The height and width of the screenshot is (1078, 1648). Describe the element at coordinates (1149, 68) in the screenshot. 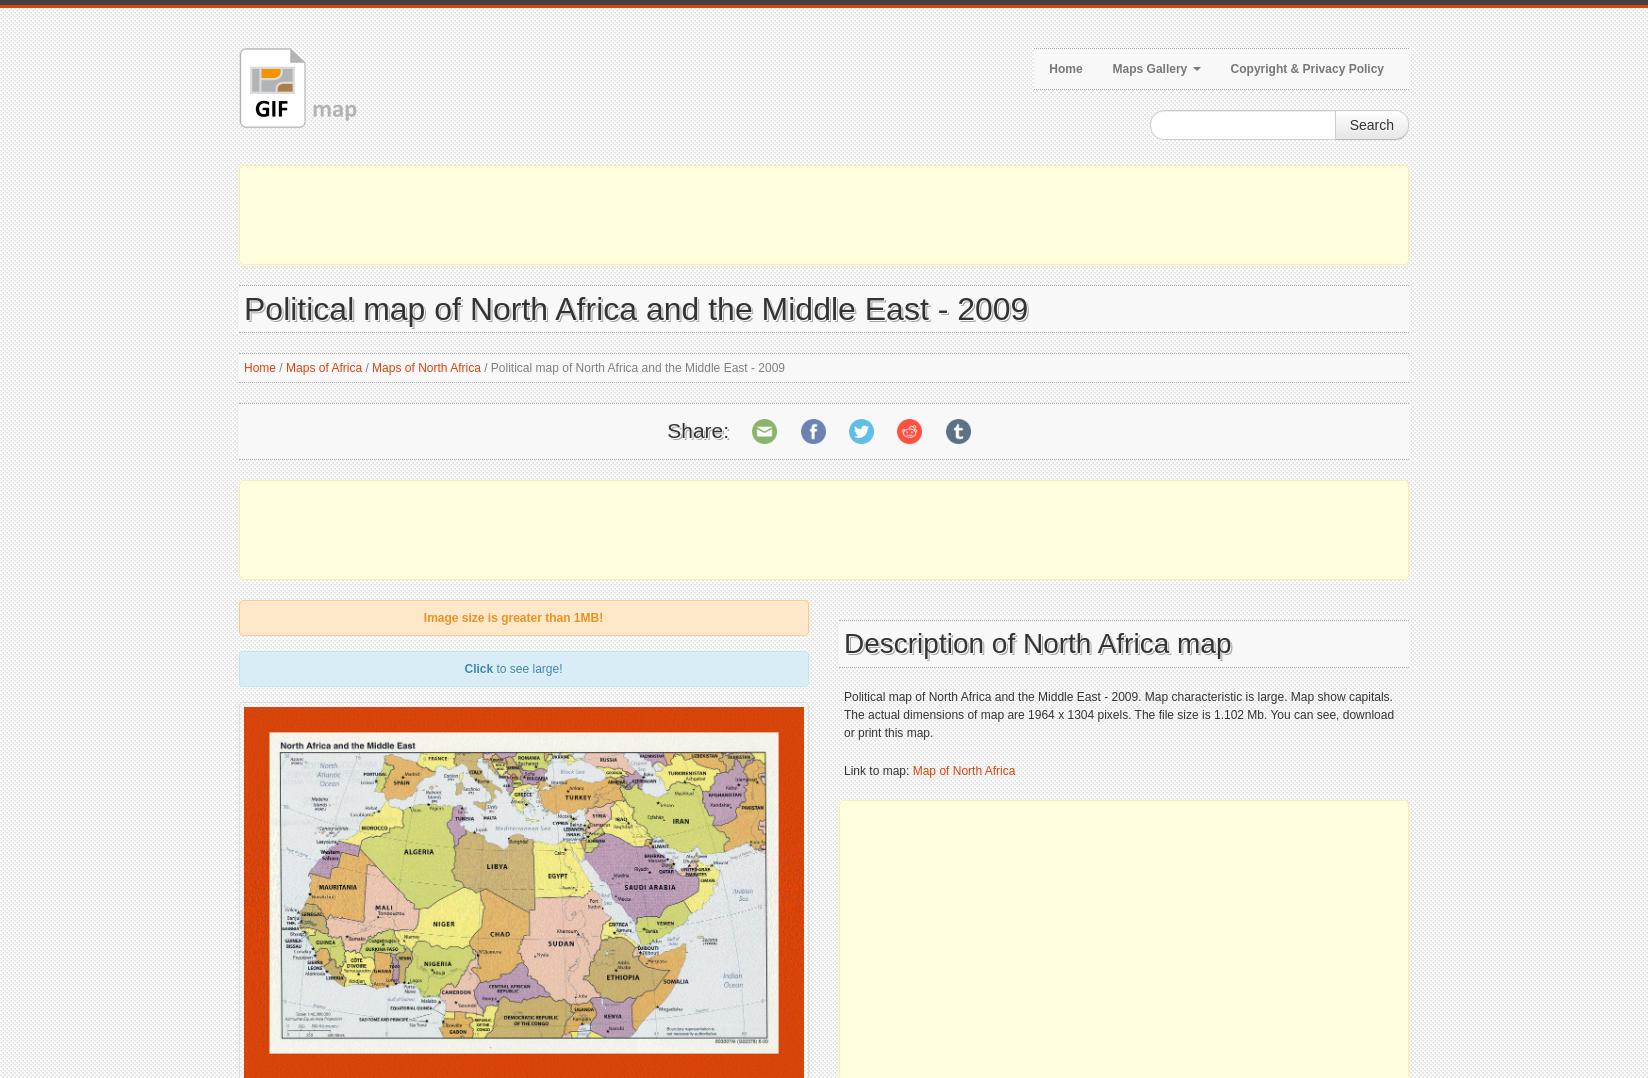

I see `'Maps Gallery'` at that location.